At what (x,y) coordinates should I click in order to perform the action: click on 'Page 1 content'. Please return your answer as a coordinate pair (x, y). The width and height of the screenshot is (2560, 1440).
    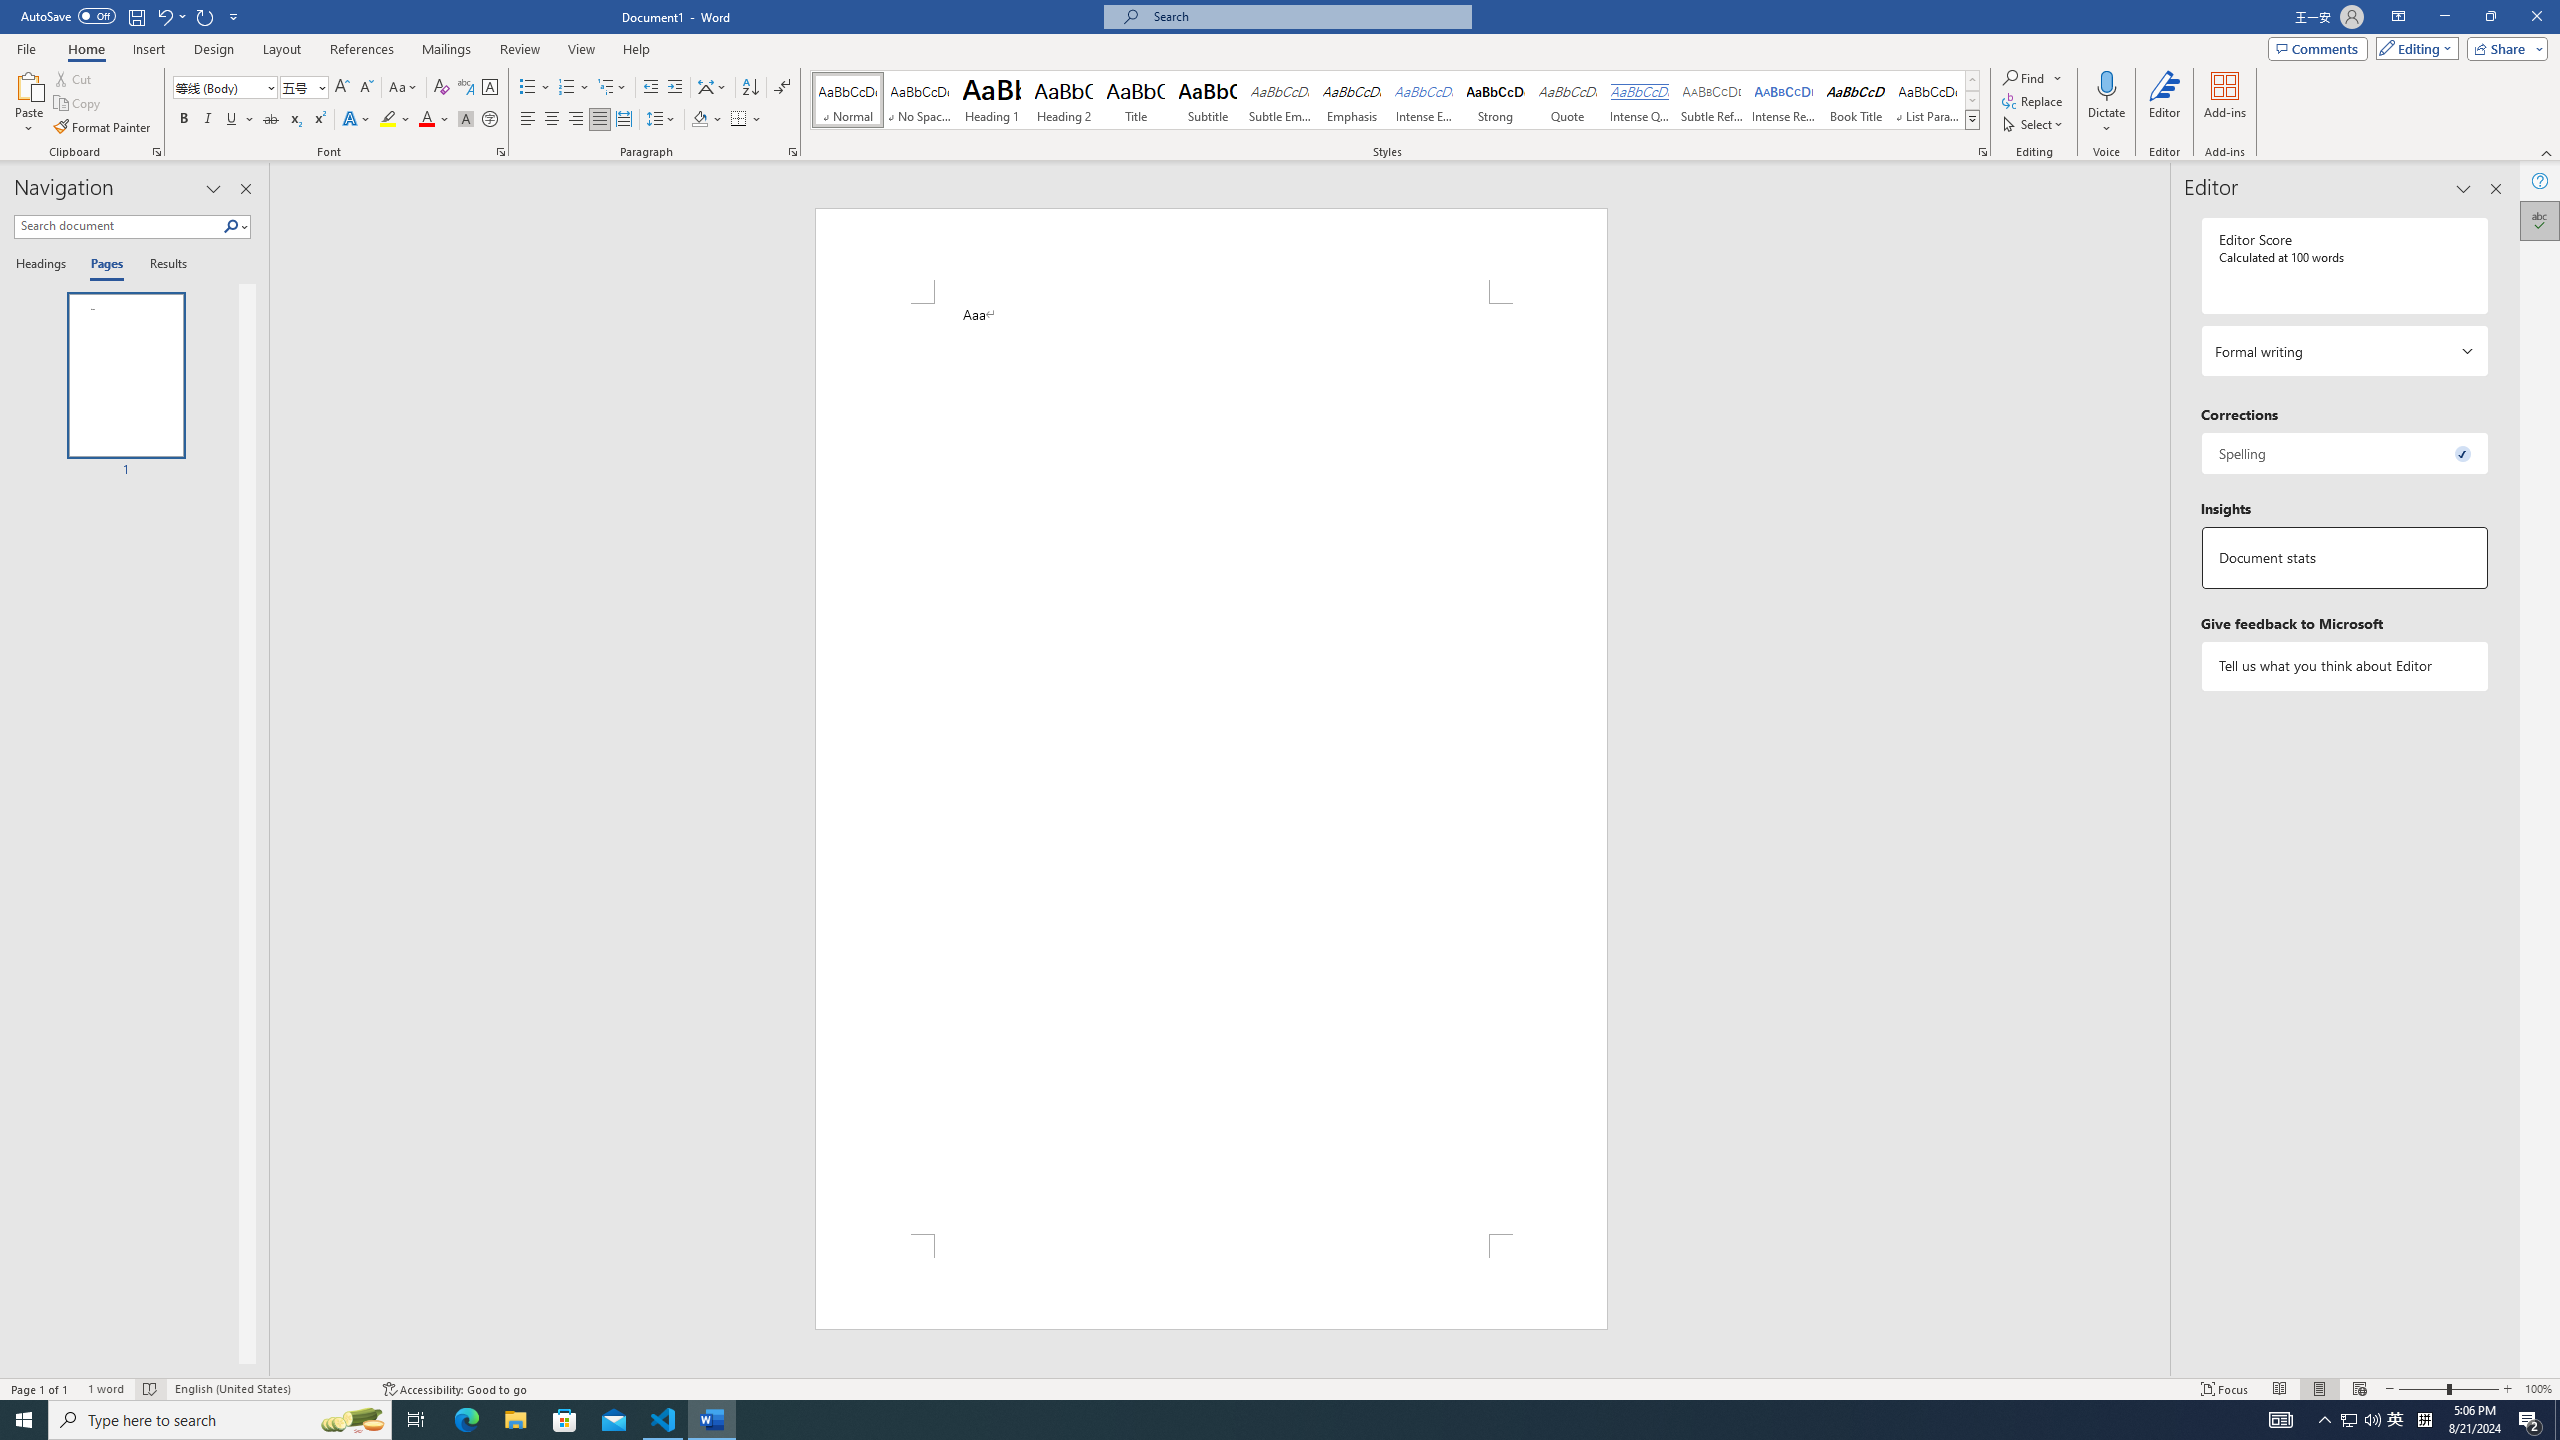
    Looking at the image, I should click on (1210, 767).